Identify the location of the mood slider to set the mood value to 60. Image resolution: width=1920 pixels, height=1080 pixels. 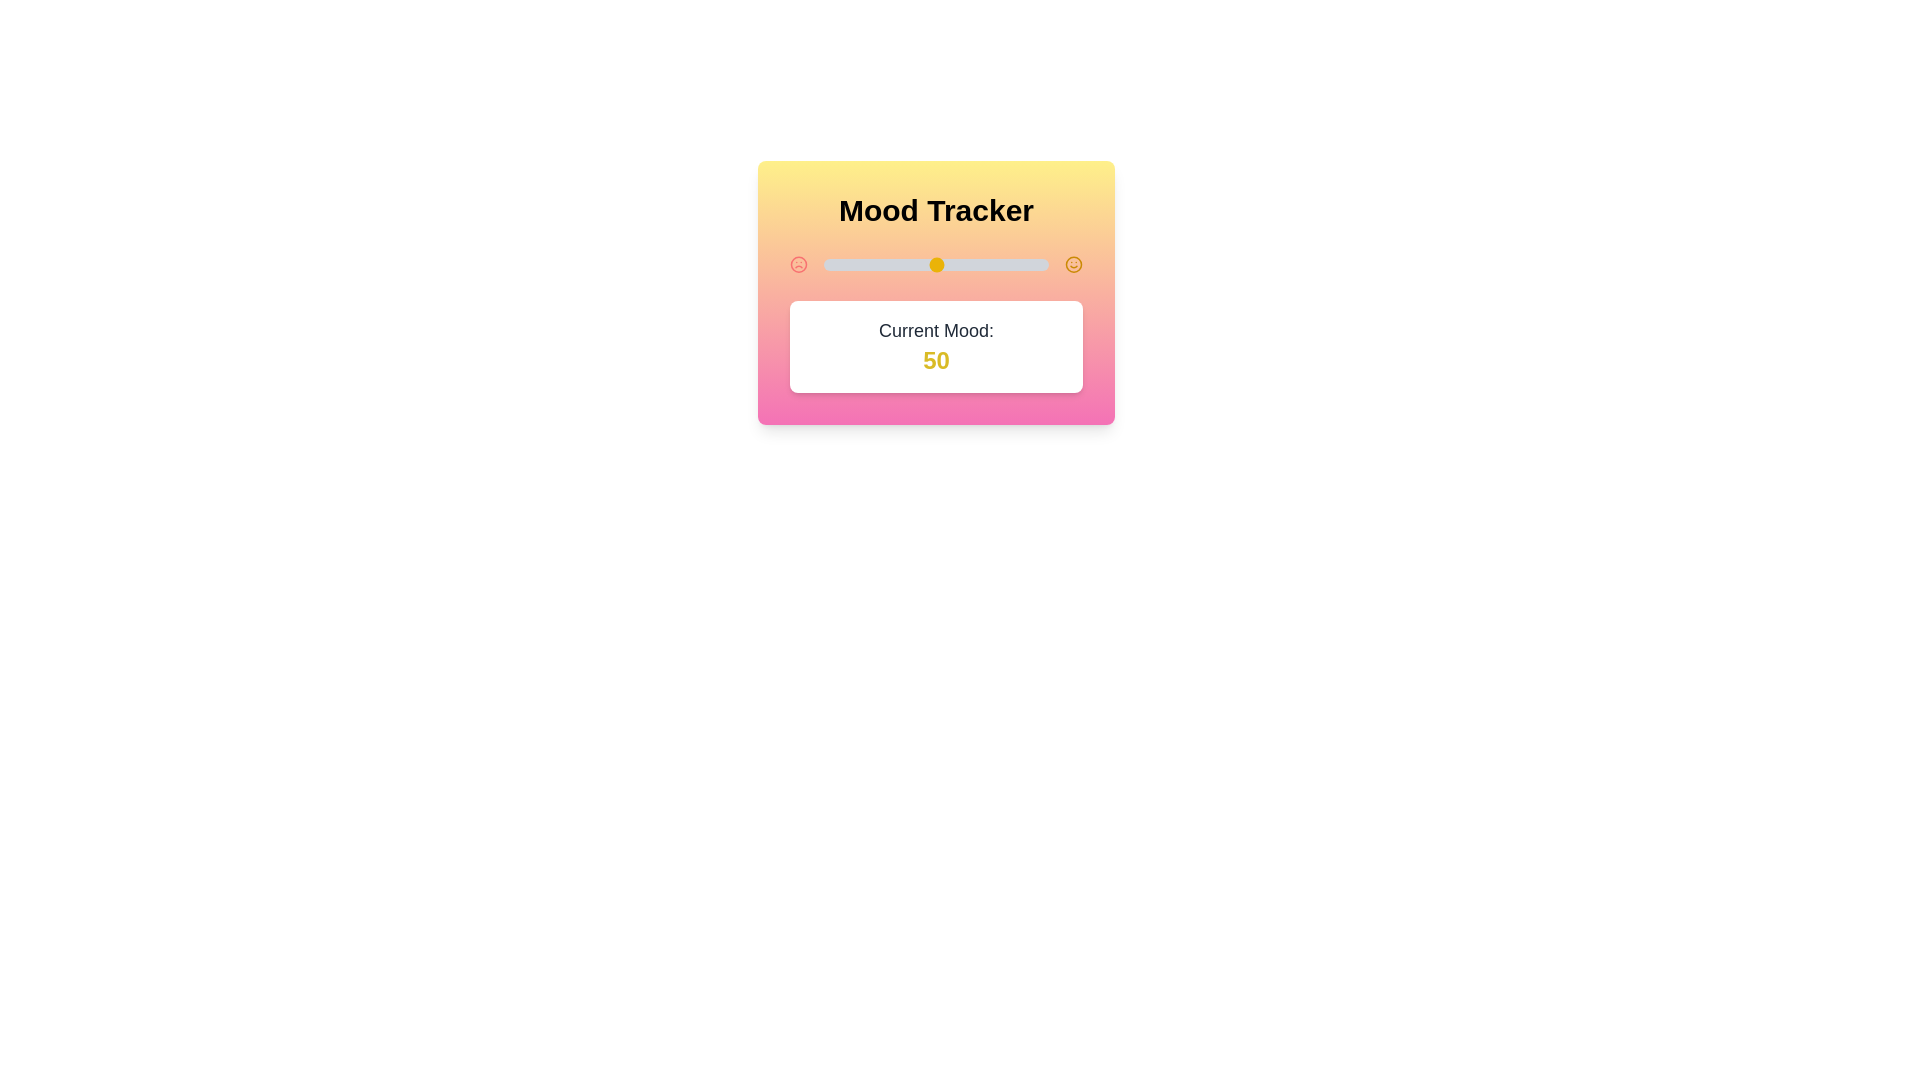
(957, 264).